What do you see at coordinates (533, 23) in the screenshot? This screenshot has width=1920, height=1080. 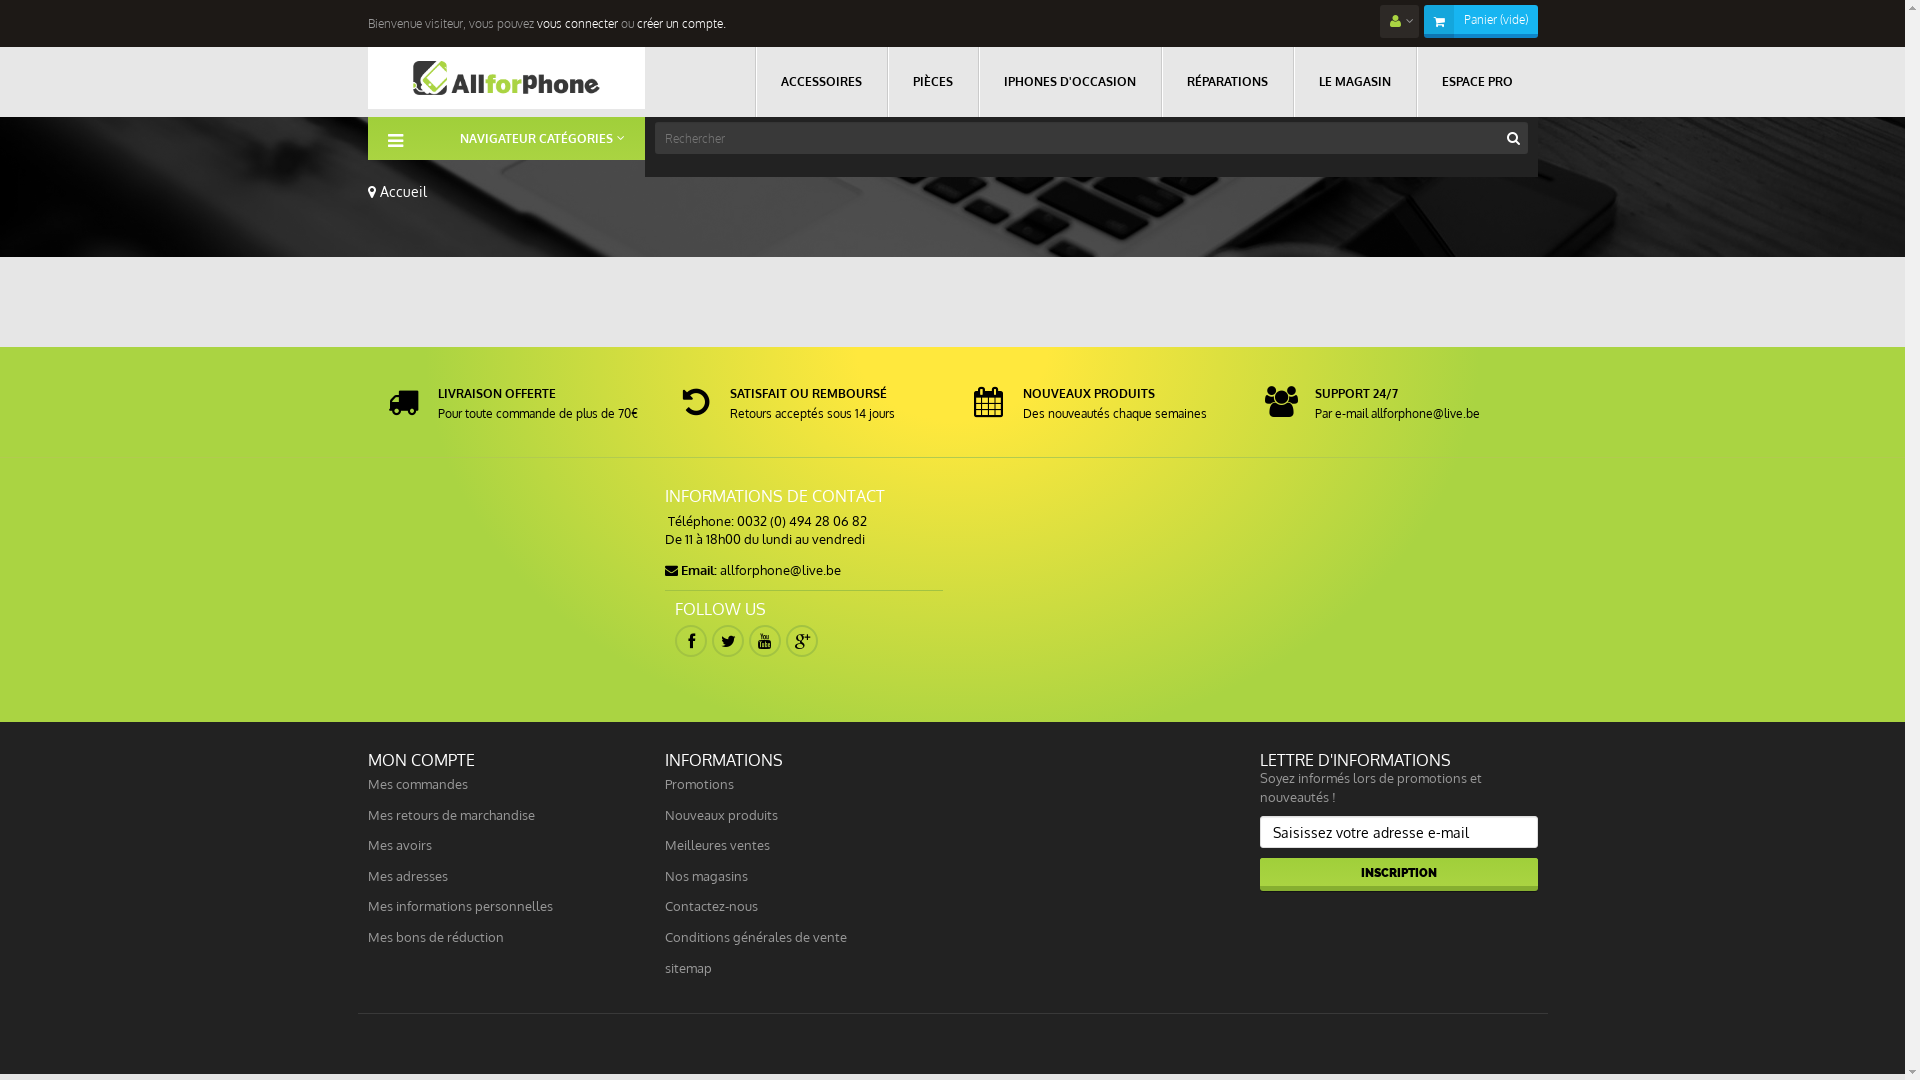 I see `'vous connecter'` at bounding box center [533, 23].